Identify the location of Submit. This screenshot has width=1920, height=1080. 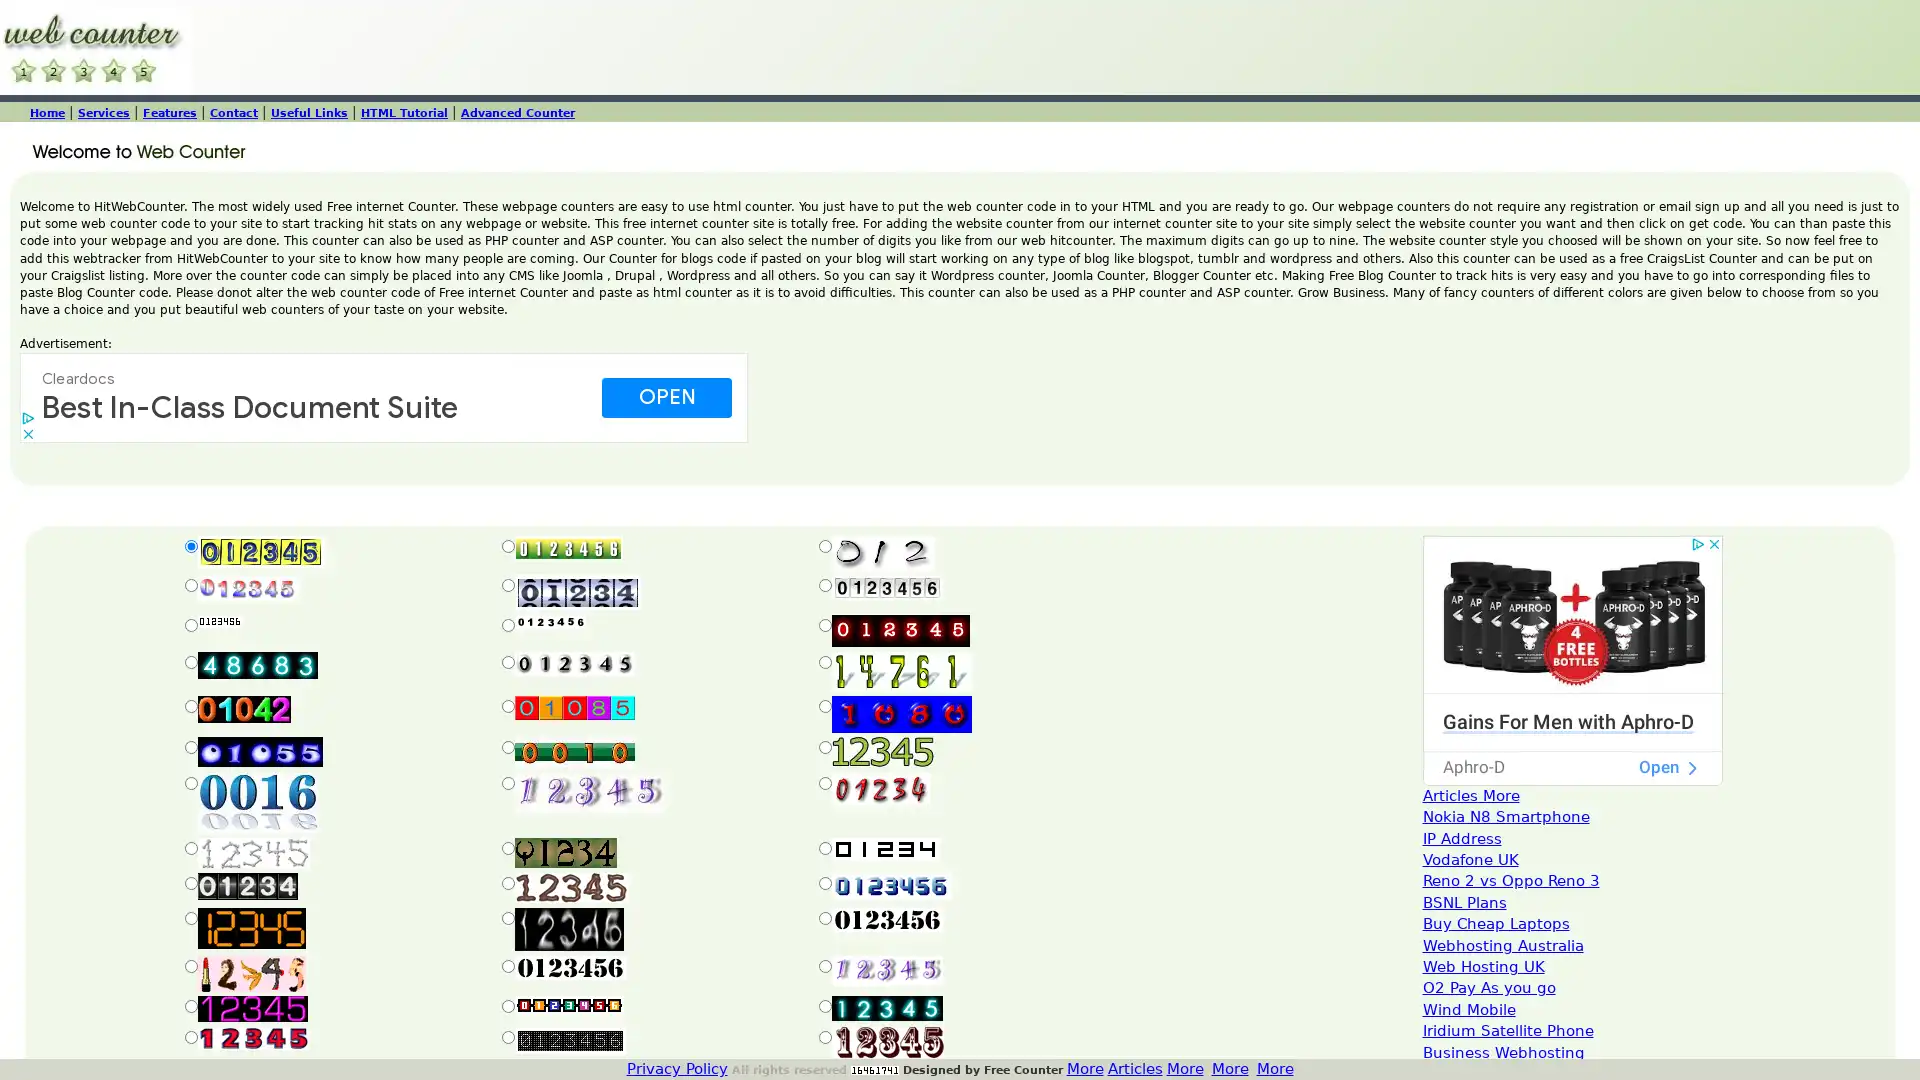
(549, 620).